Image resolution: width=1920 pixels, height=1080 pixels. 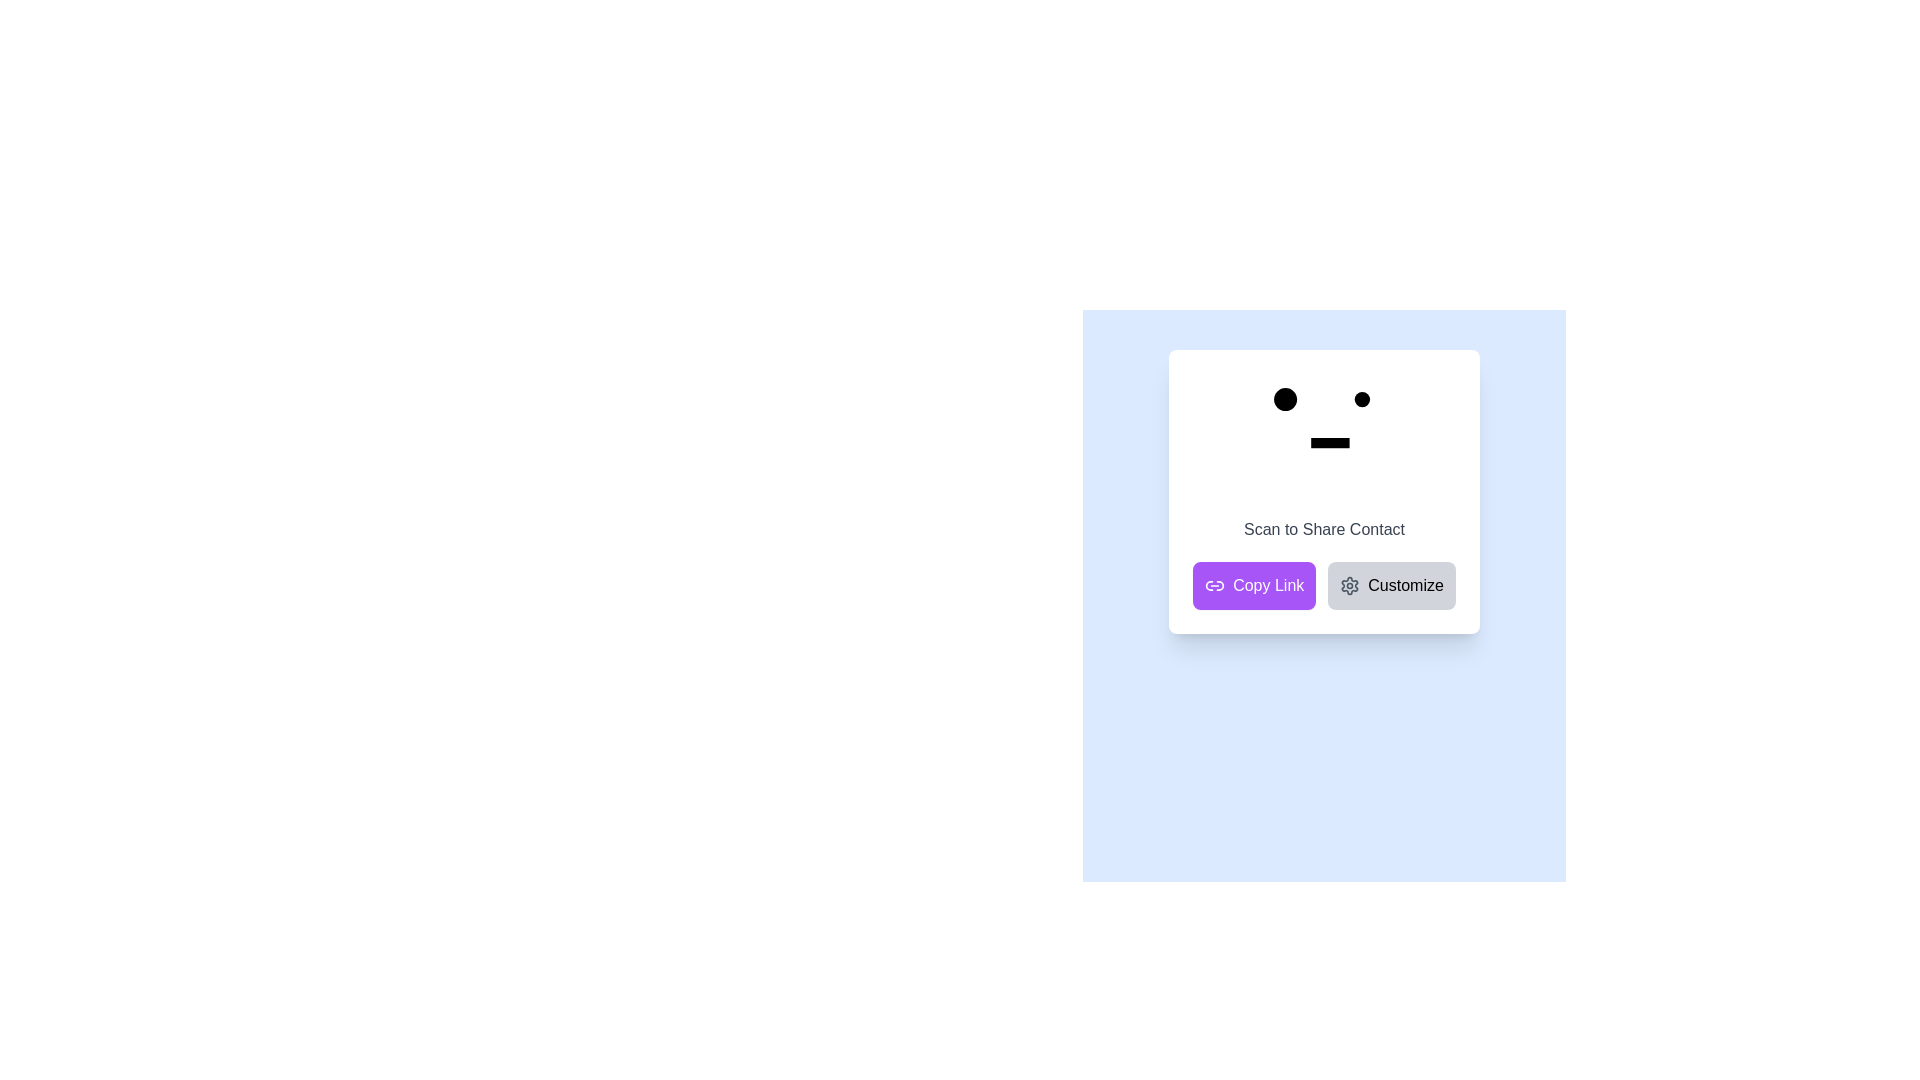 What do you see at coordinates (1349, 585) in the screenshot?
I see `the settings icon located to the left of the 'Customize' text and to the right of the 'Copy Link' button` at bounding box center [1349, 585].